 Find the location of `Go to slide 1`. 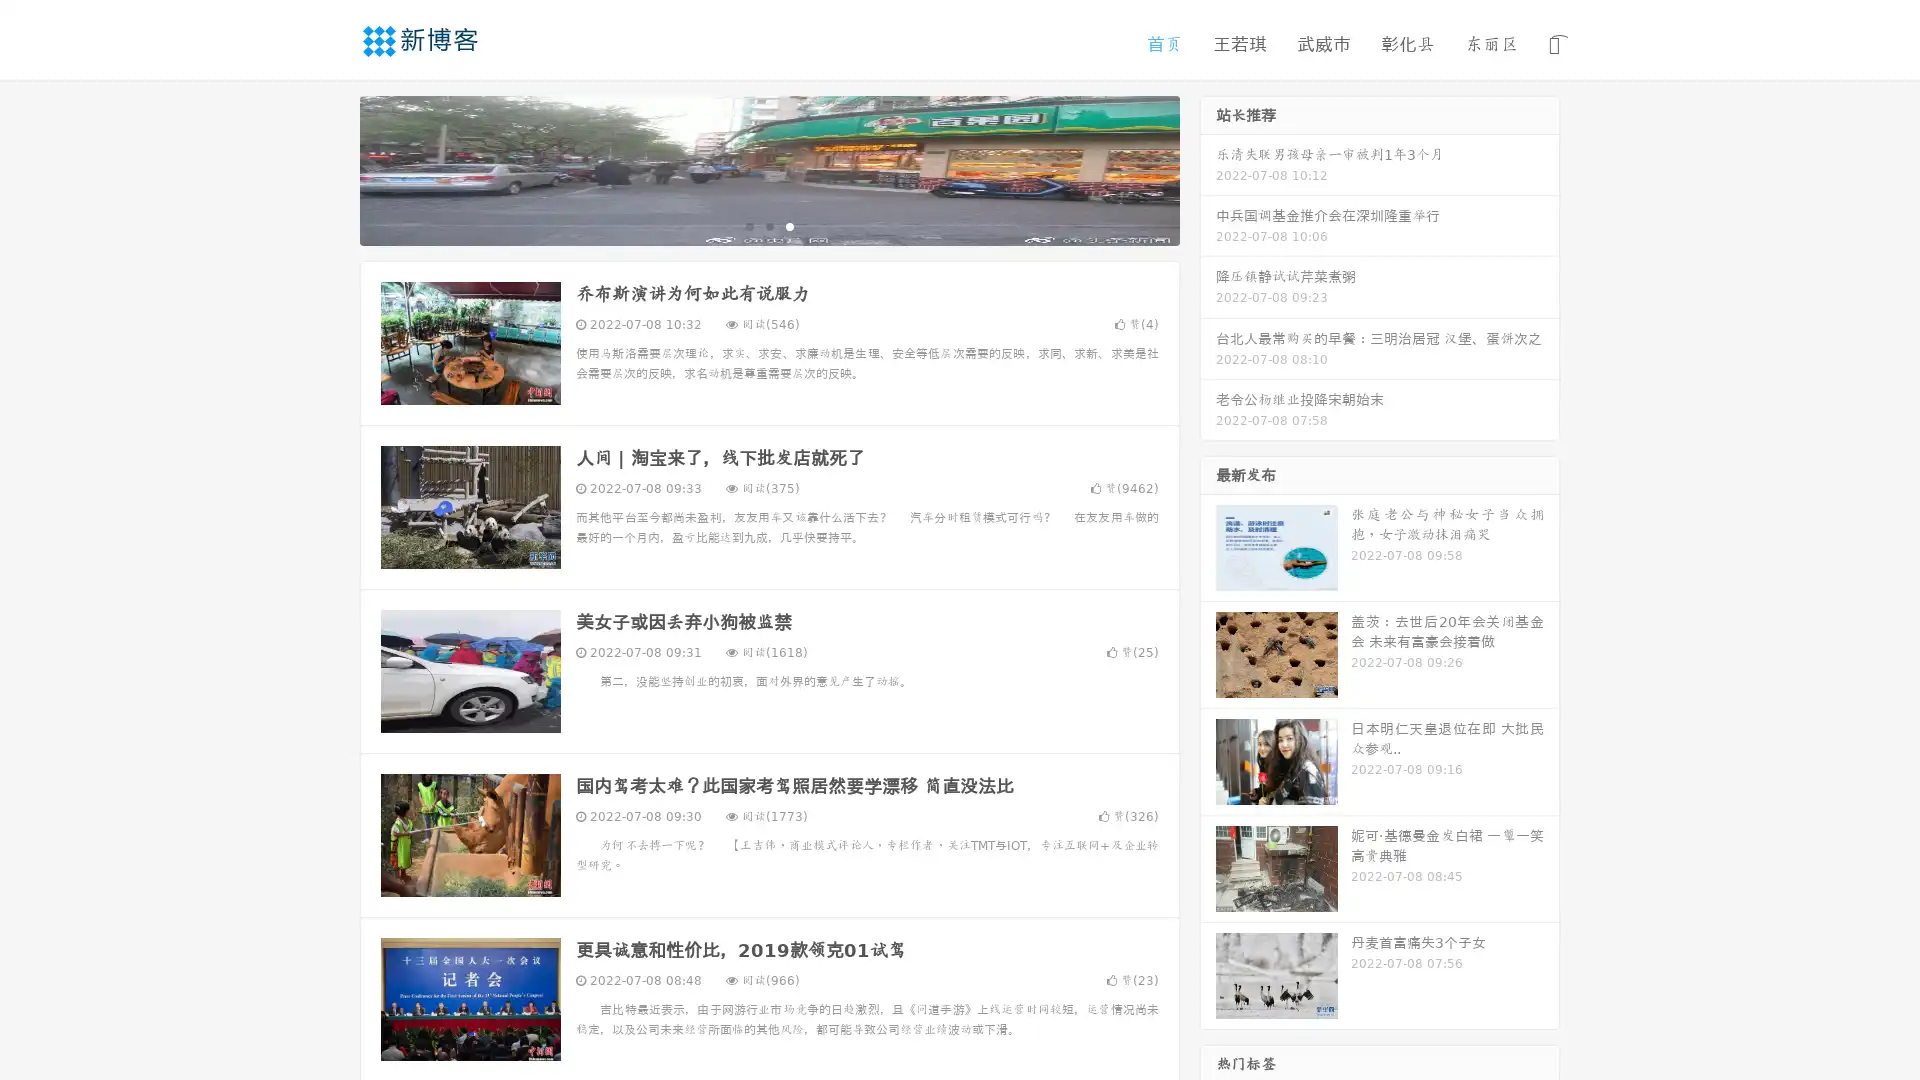

Go to slide 1 is located at coordinates (748, 225).